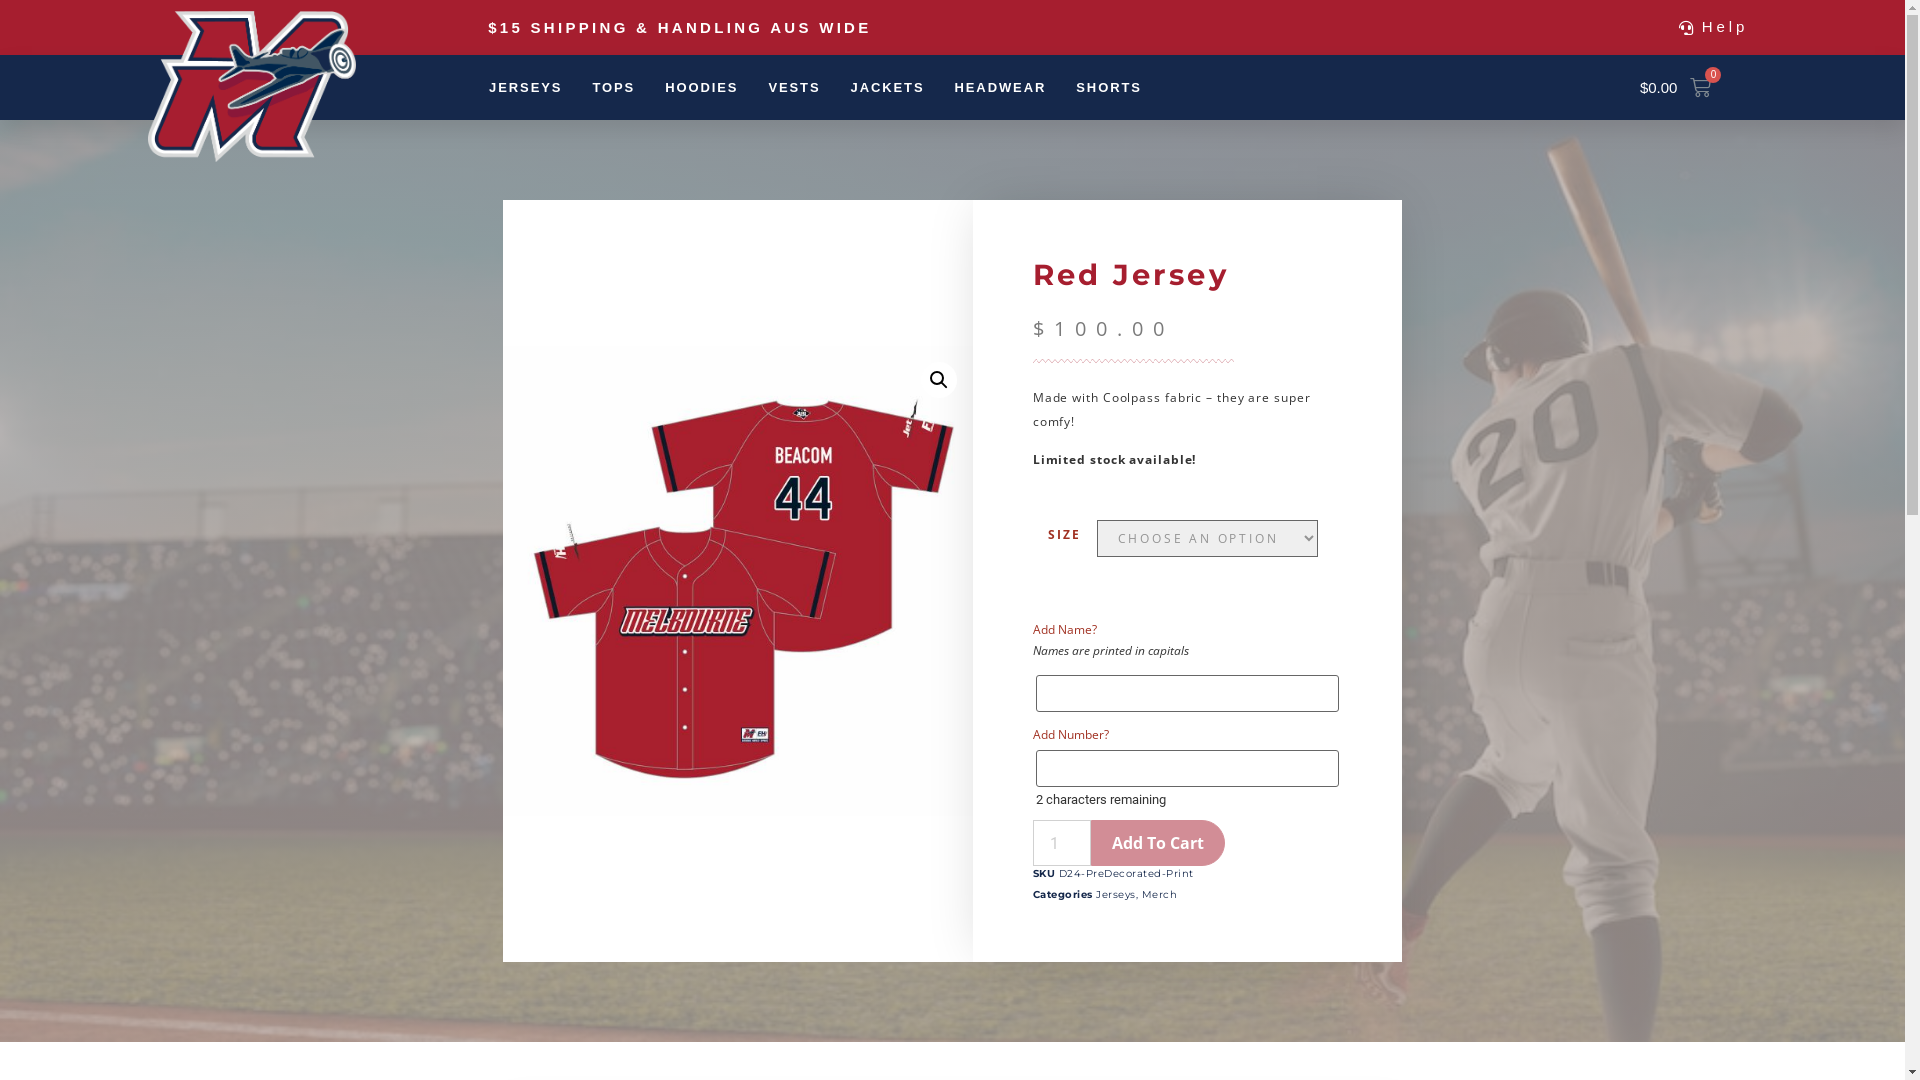 The image size is (1920, 1080). I want to click on 'Red_Name_44', so click(736, 581).